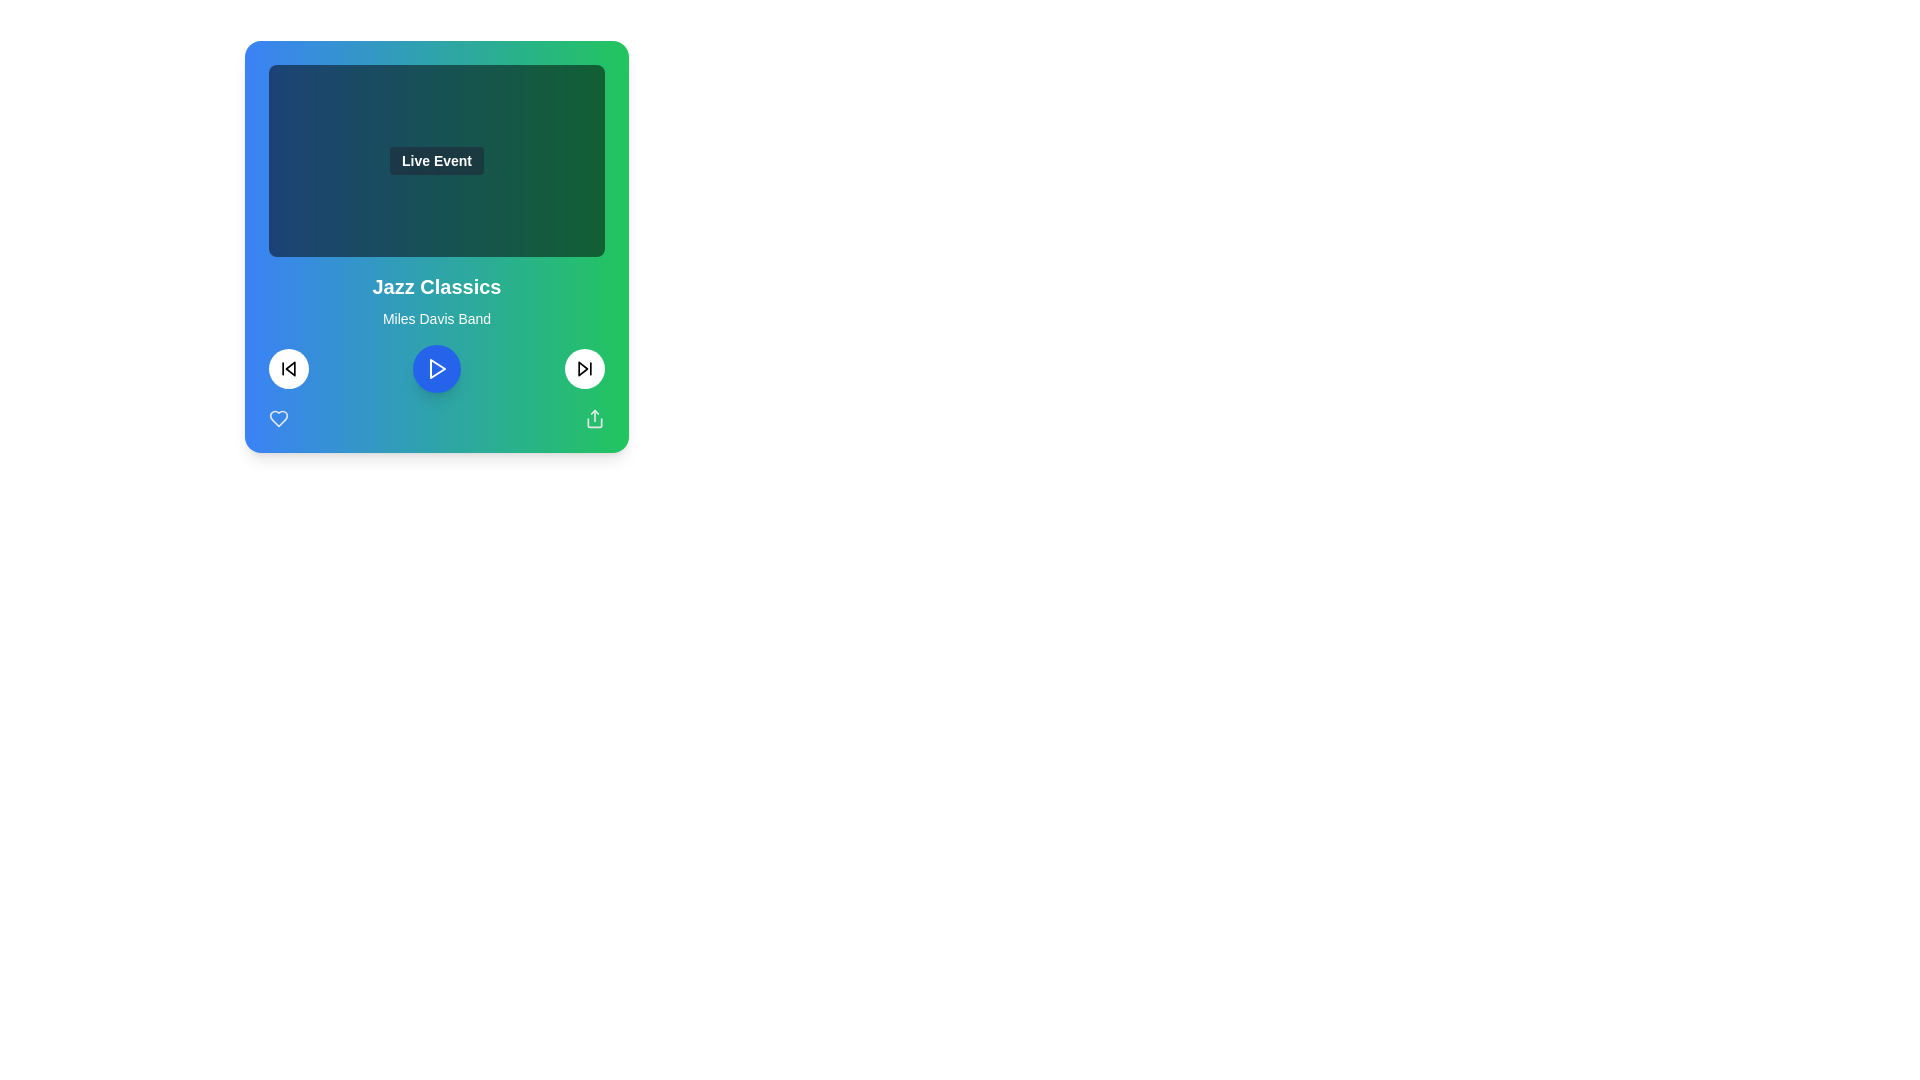 This screenshot has width=1920, height=1080. I want to click on the semi-transparent black rectangular overlay that contains the highlighted text 'Live Event', which is centered within a gradient background transitioning from blue to green, positioned above 'Jazz Classics' and 'Miles Davis Band', so click(435, 160).